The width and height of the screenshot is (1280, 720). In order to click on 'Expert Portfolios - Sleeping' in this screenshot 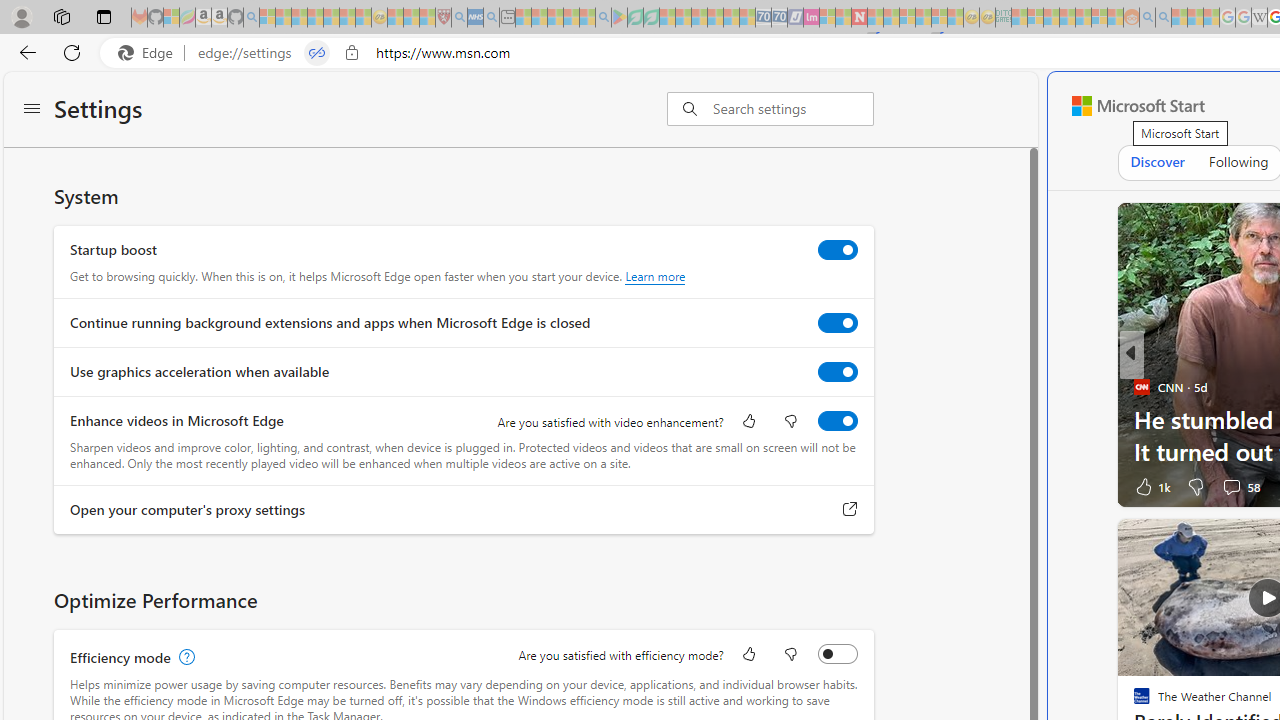, I will do `click(1066, 17)`.